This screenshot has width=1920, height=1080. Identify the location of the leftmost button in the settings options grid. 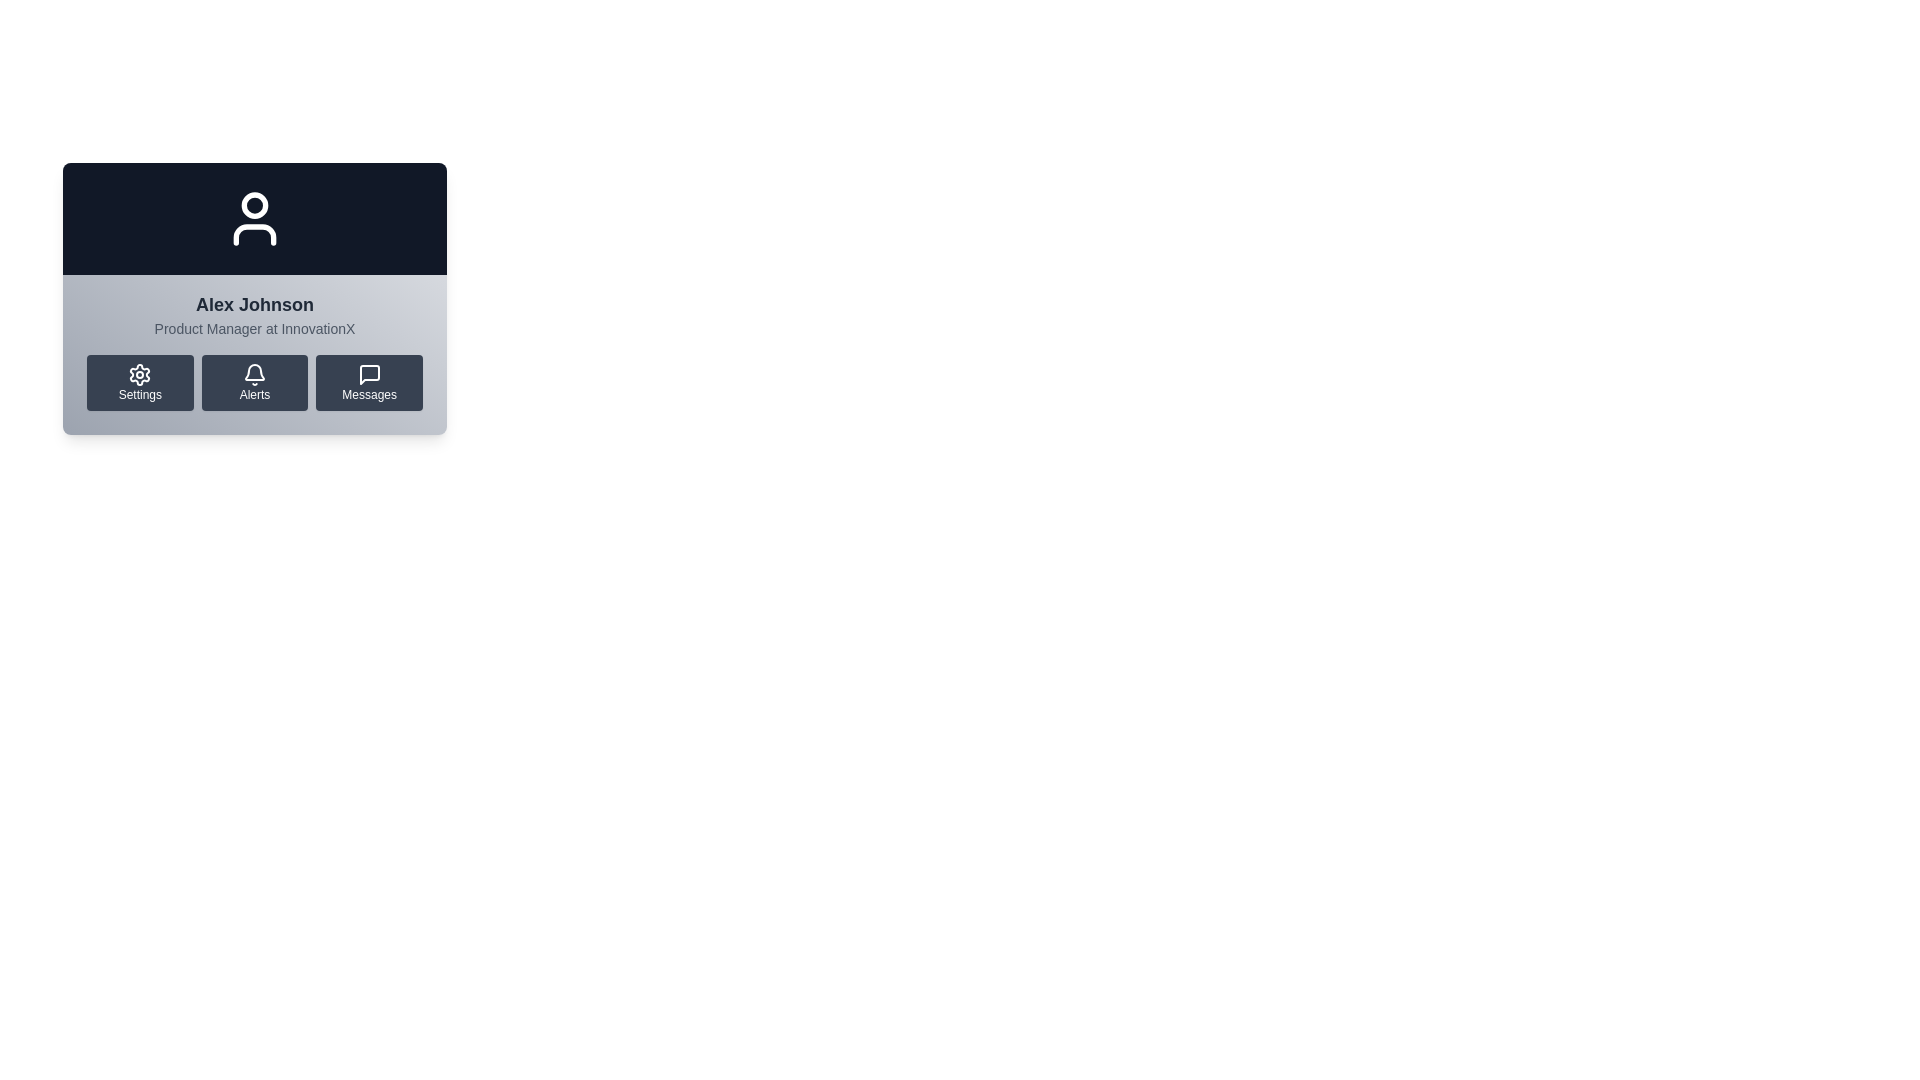
(139, 382).